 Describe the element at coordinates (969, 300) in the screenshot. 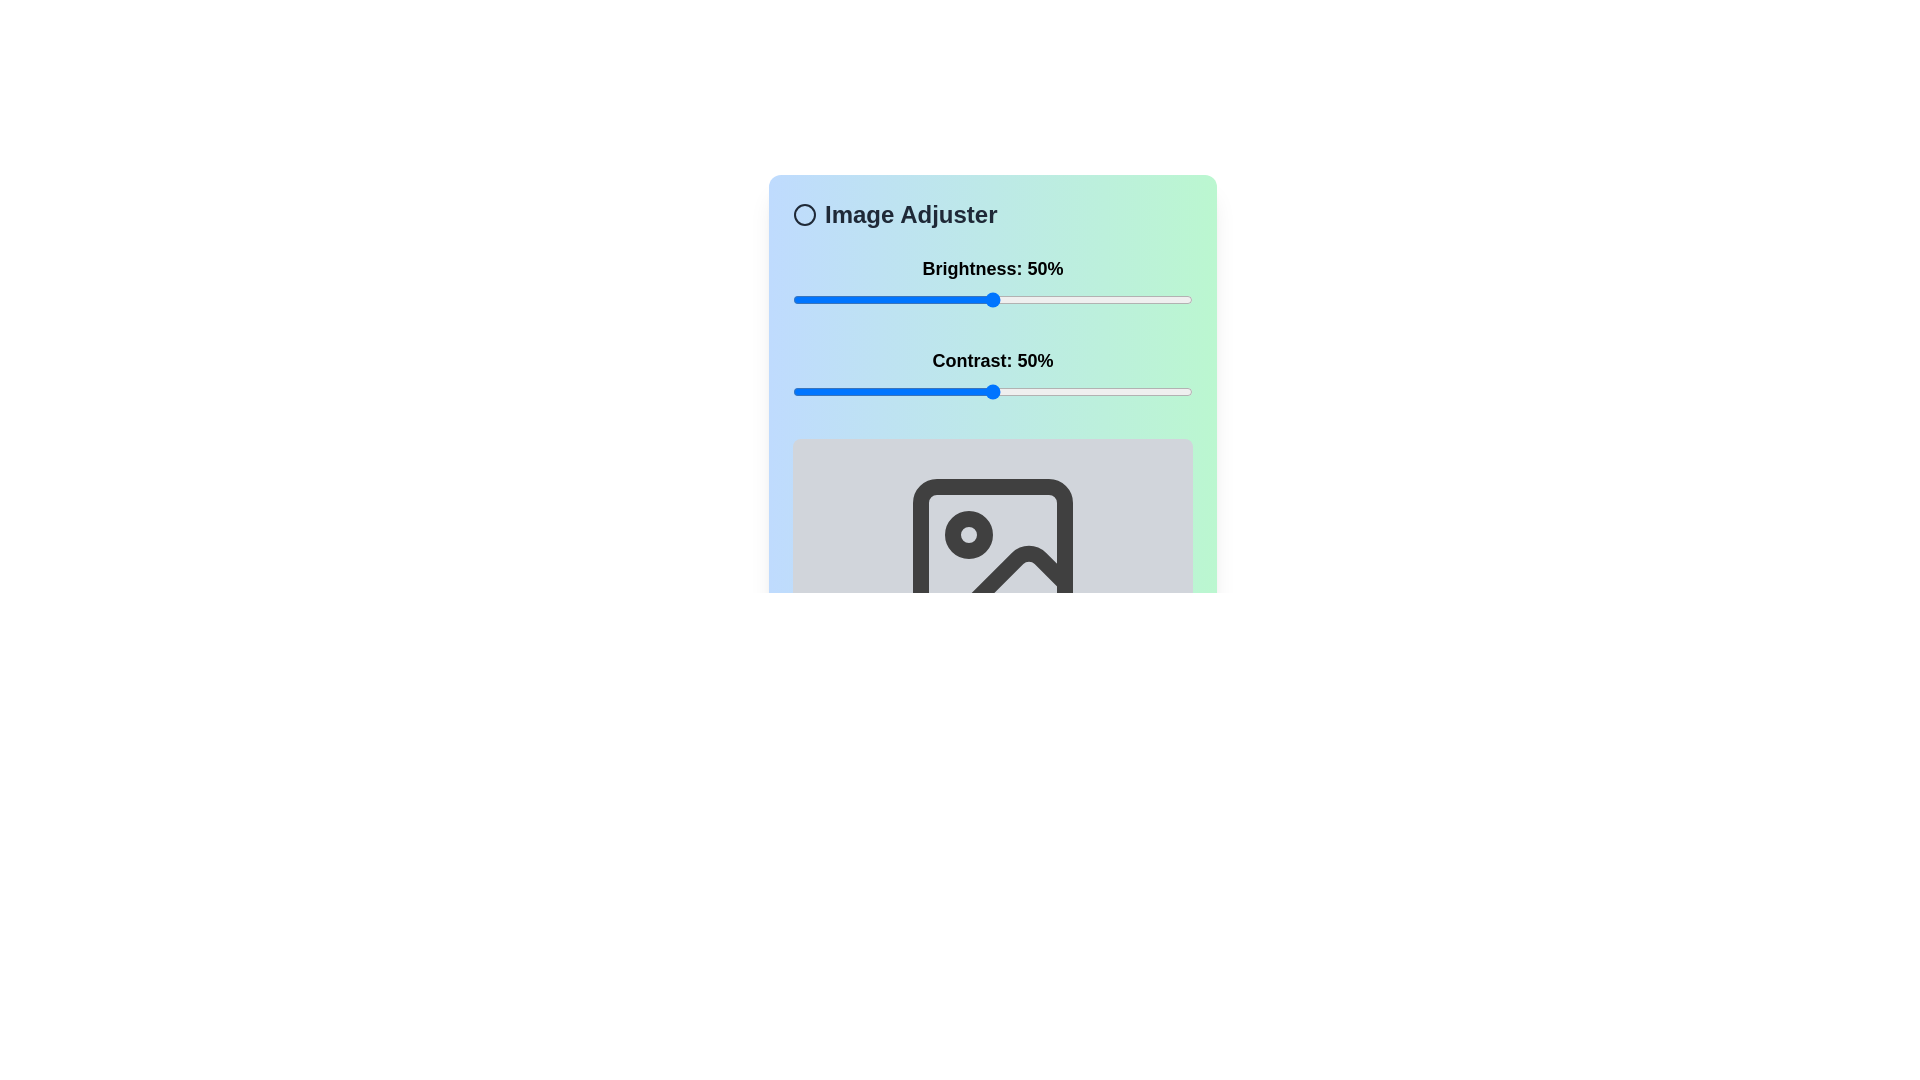

I see `the brightness slider to 44%` at that location.